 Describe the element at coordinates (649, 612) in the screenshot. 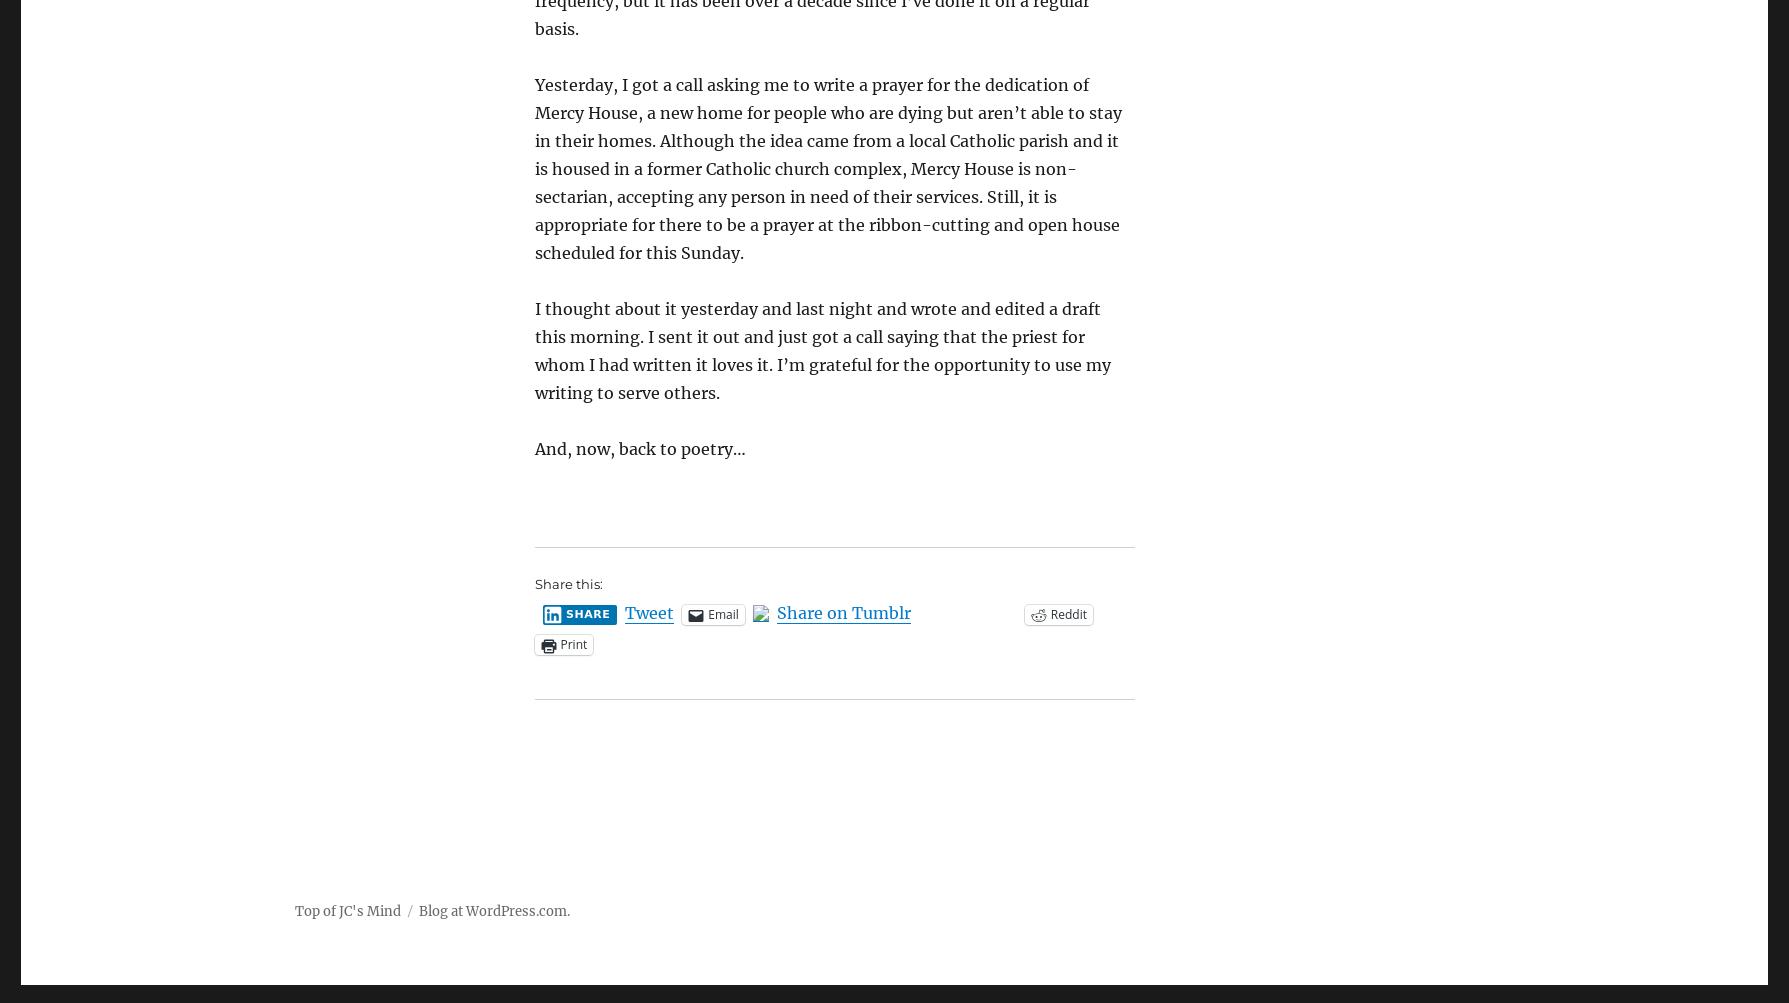

I see `'Tweet'` at that location.